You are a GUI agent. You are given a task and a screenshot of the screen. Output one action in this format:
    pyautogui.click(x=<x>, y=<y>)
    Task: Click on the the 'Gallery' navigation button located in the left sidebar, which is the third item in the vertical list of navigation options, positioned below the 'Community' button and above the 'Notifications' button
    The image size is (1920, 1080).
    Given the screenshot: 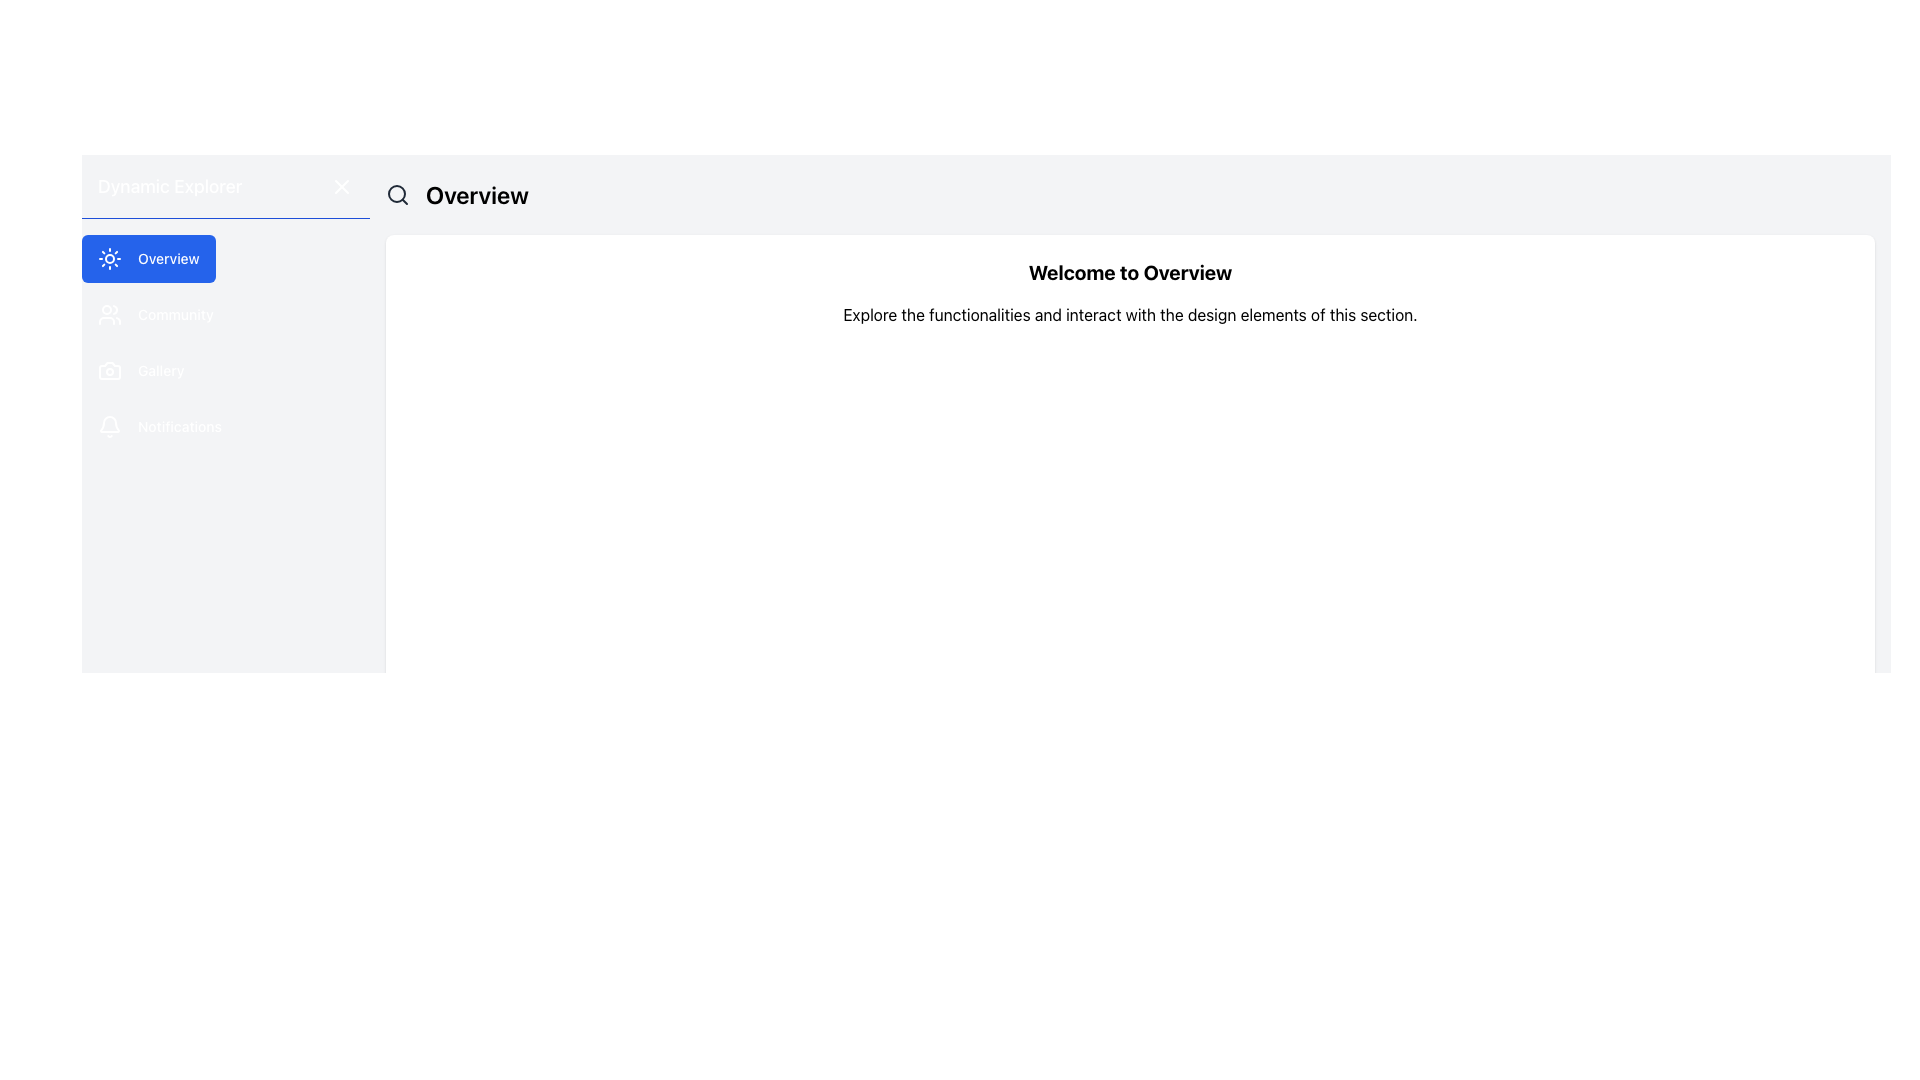 What is the action you would take?
    pyautogui.click(x=140, y=370)
    